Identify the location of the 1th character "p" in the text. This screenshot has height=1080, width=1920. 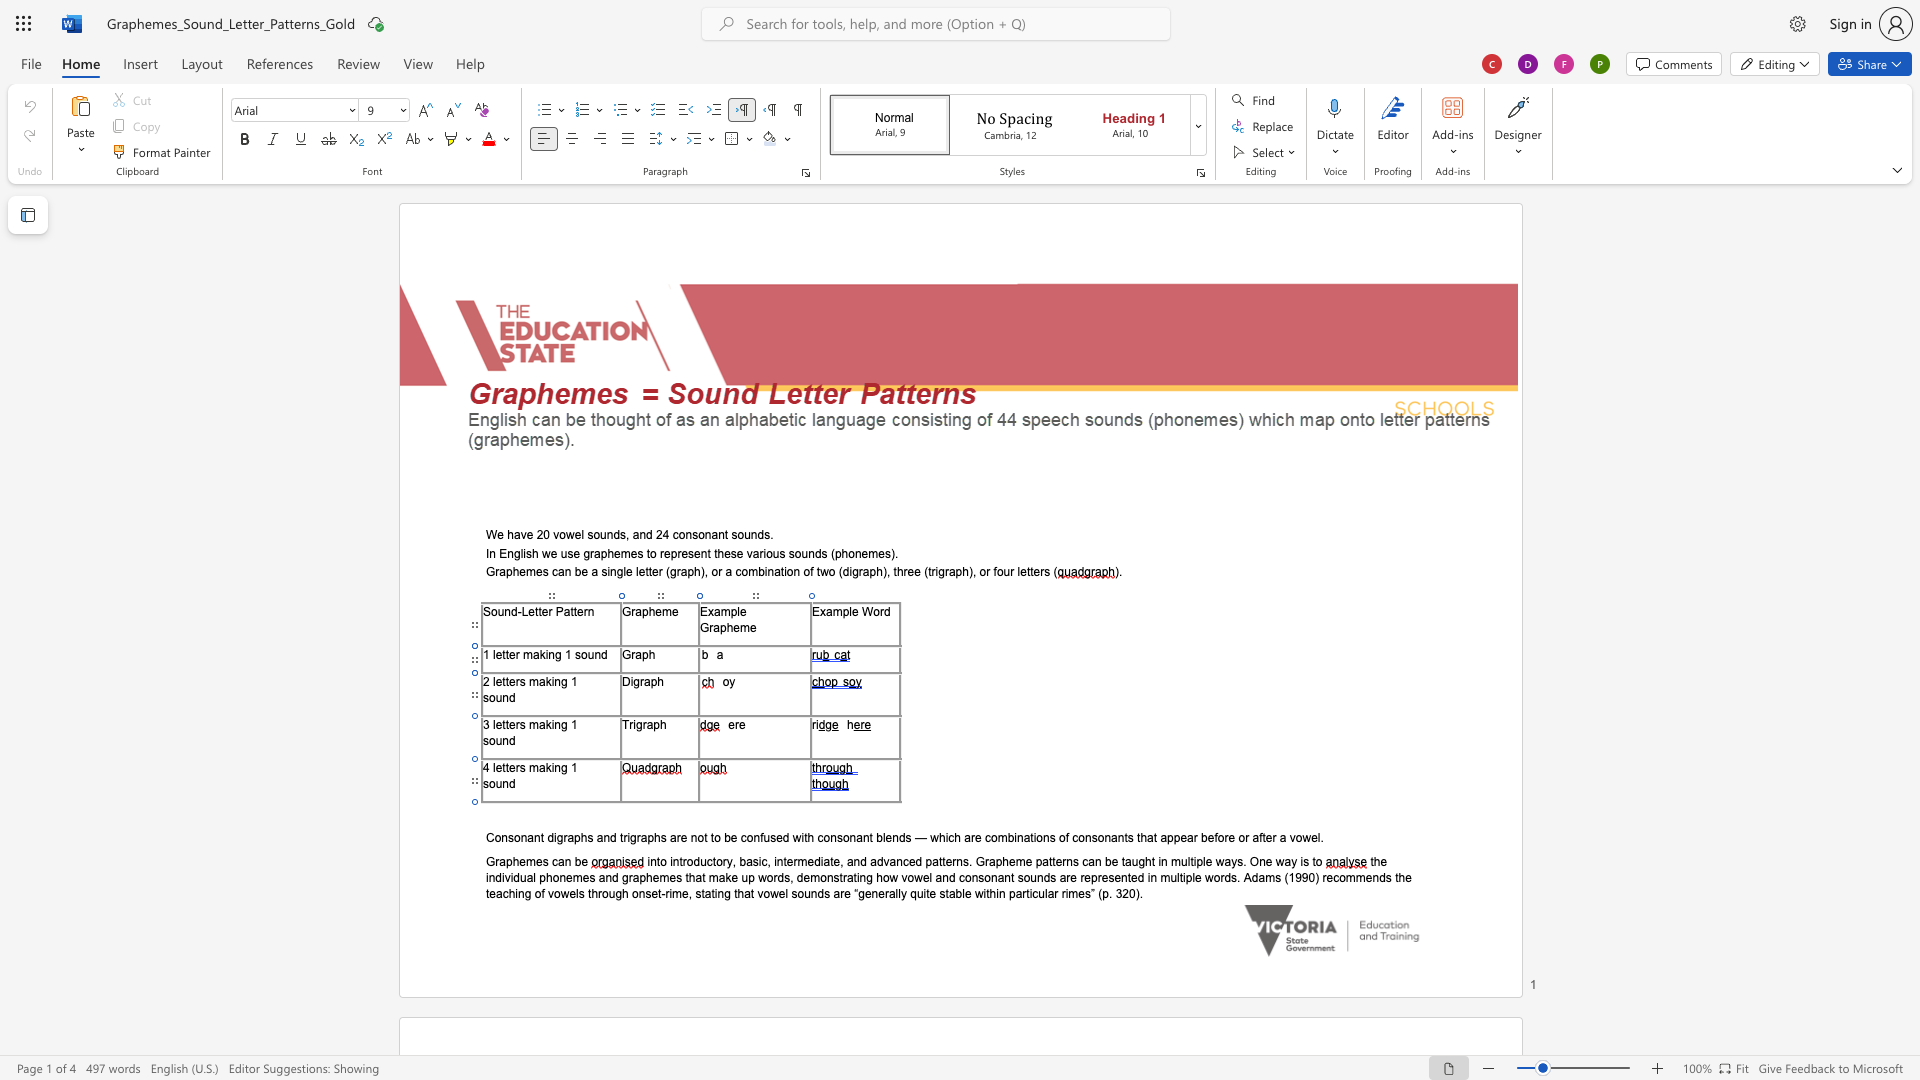
(509, 860).